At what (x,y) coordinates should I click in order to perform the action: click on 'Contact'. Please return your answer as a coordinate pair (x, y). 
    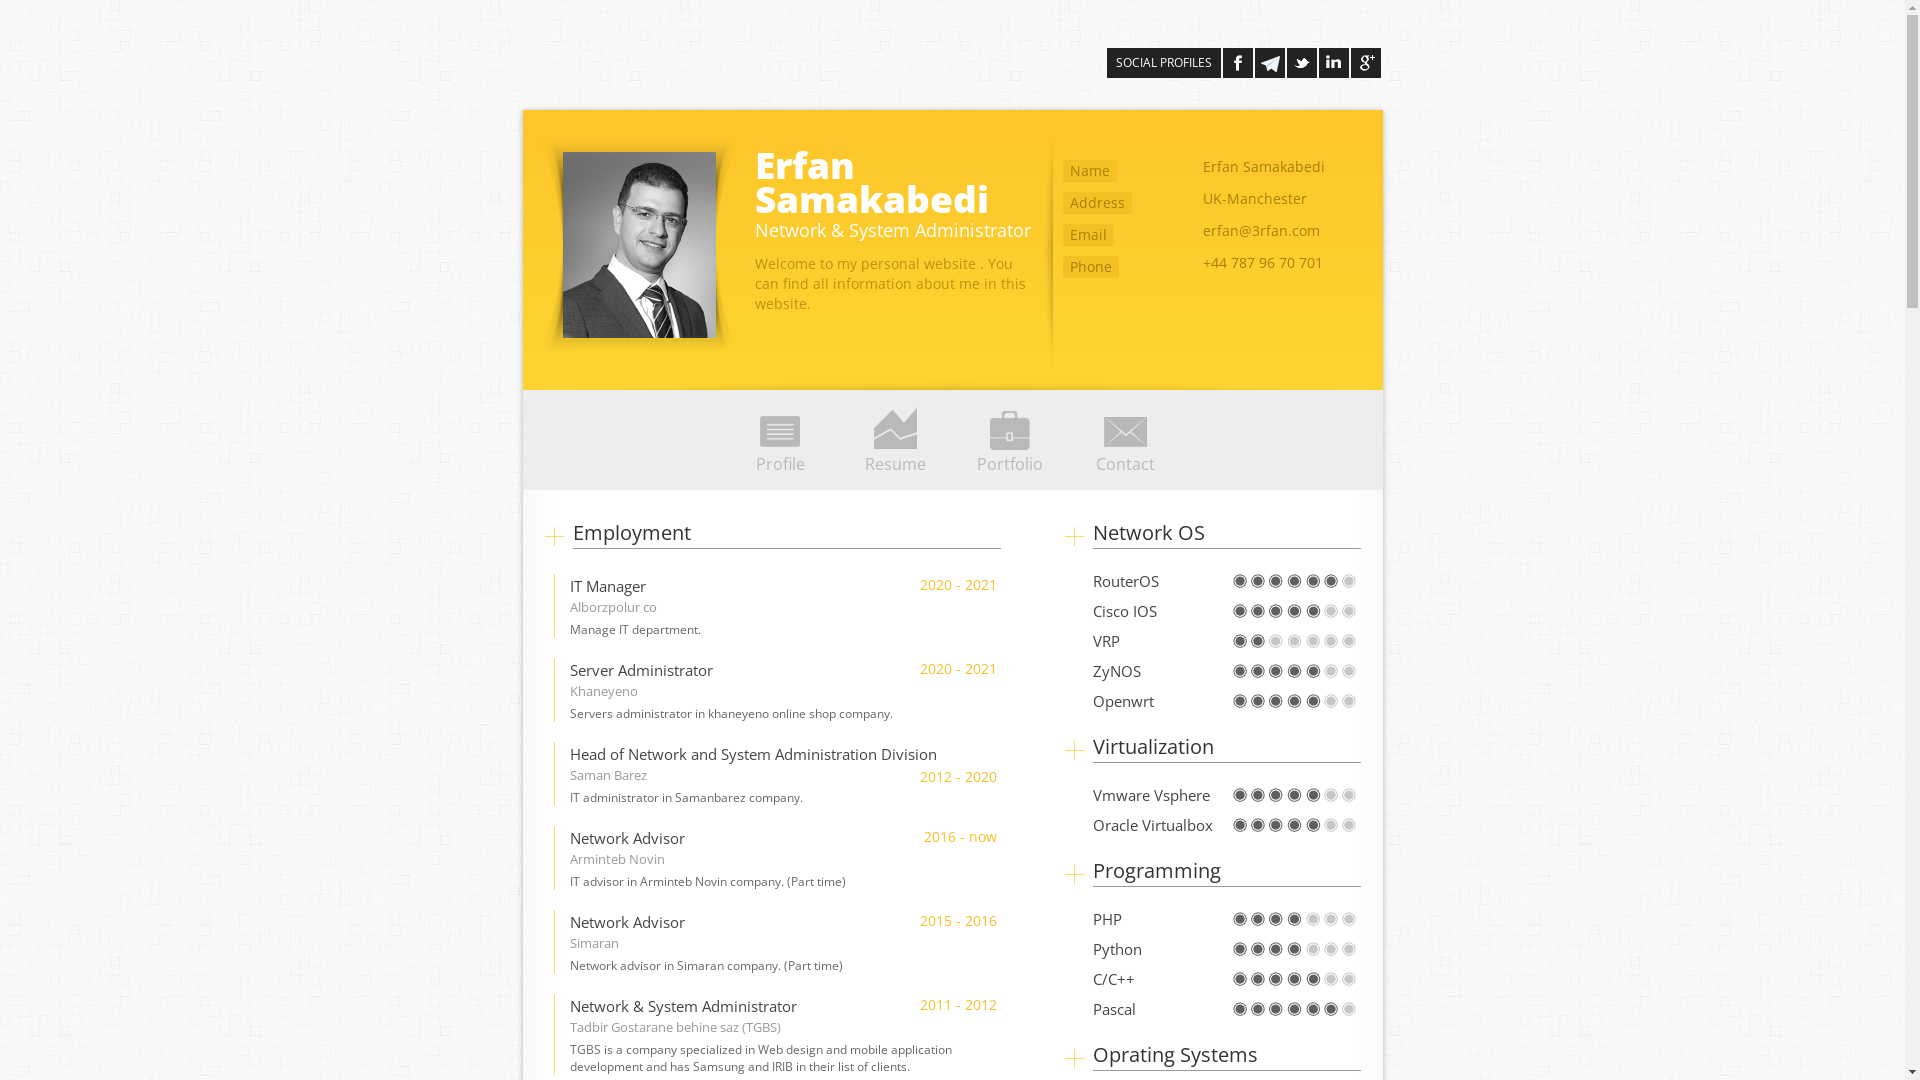
    Looking at the image, I should click on (1125, 432).